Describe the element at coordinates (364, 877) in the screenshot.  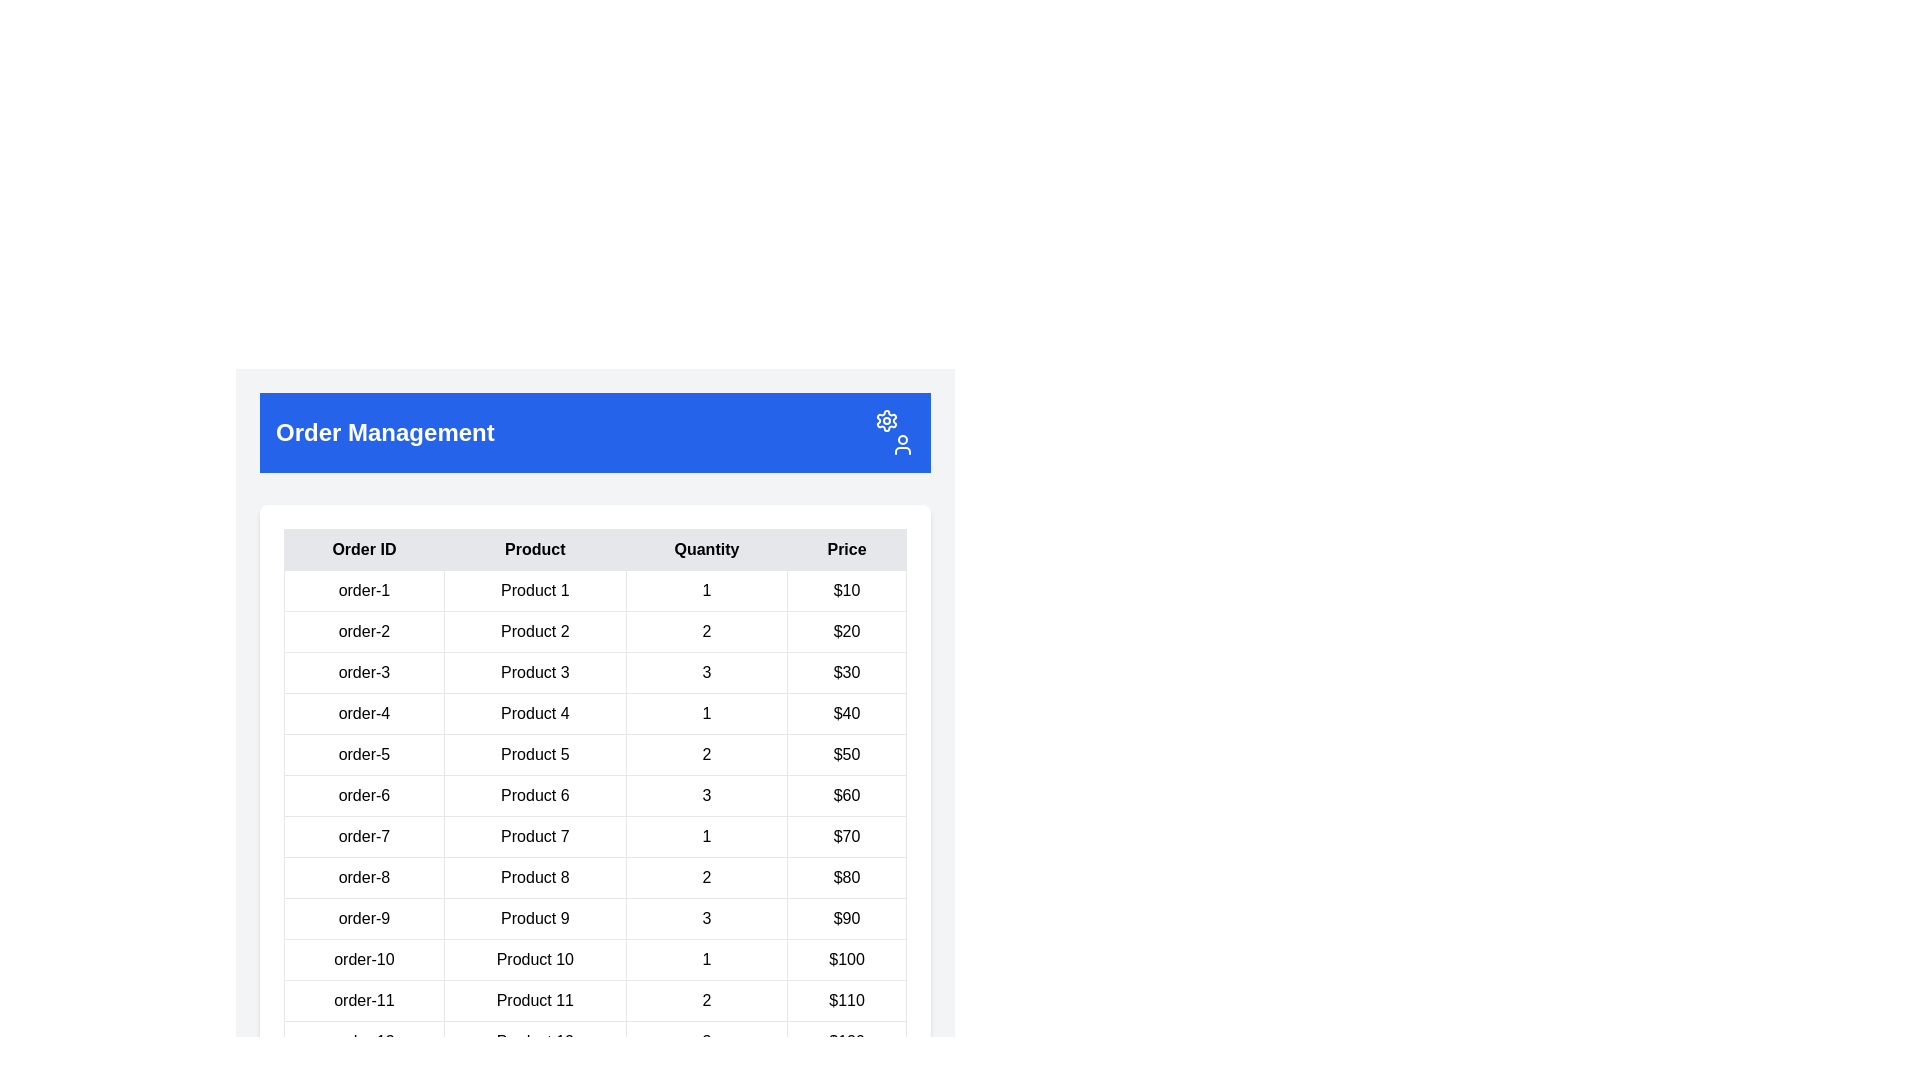
I see `the text label displaying 'order-8'` at that location.